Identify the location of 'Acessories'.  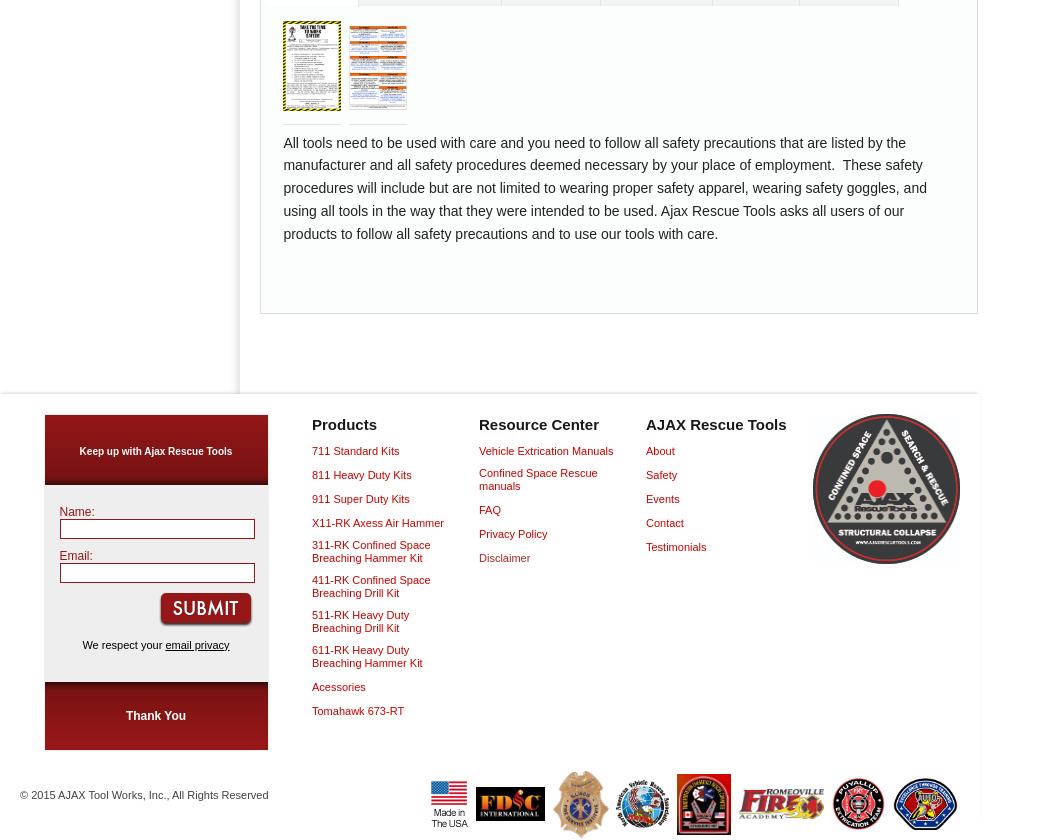
(338, 686).